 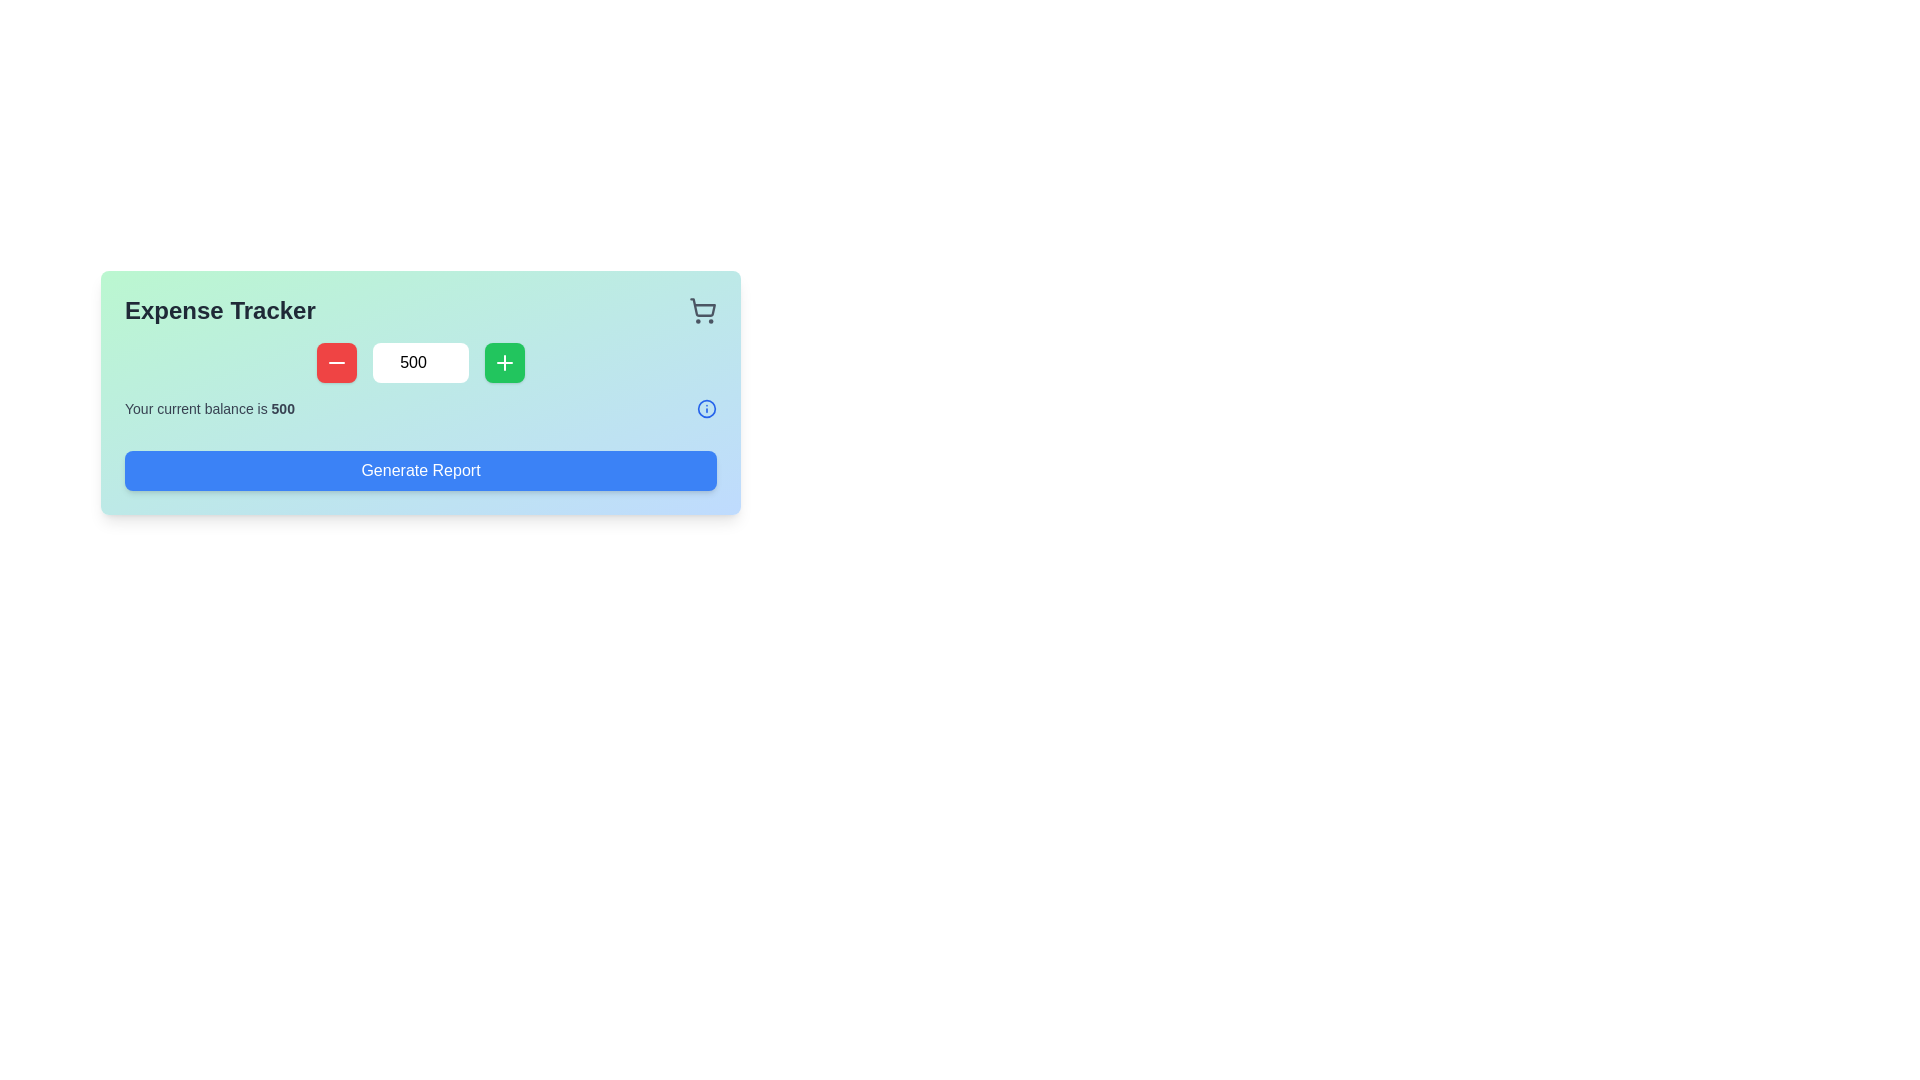 What do you see at coordinates (282, 407) in the screenshot?
I see `displayed text from the static Text label showing the user's current balance, located at the end of the sentence 'Your current balance is.'` at bounding box center [282, 407].